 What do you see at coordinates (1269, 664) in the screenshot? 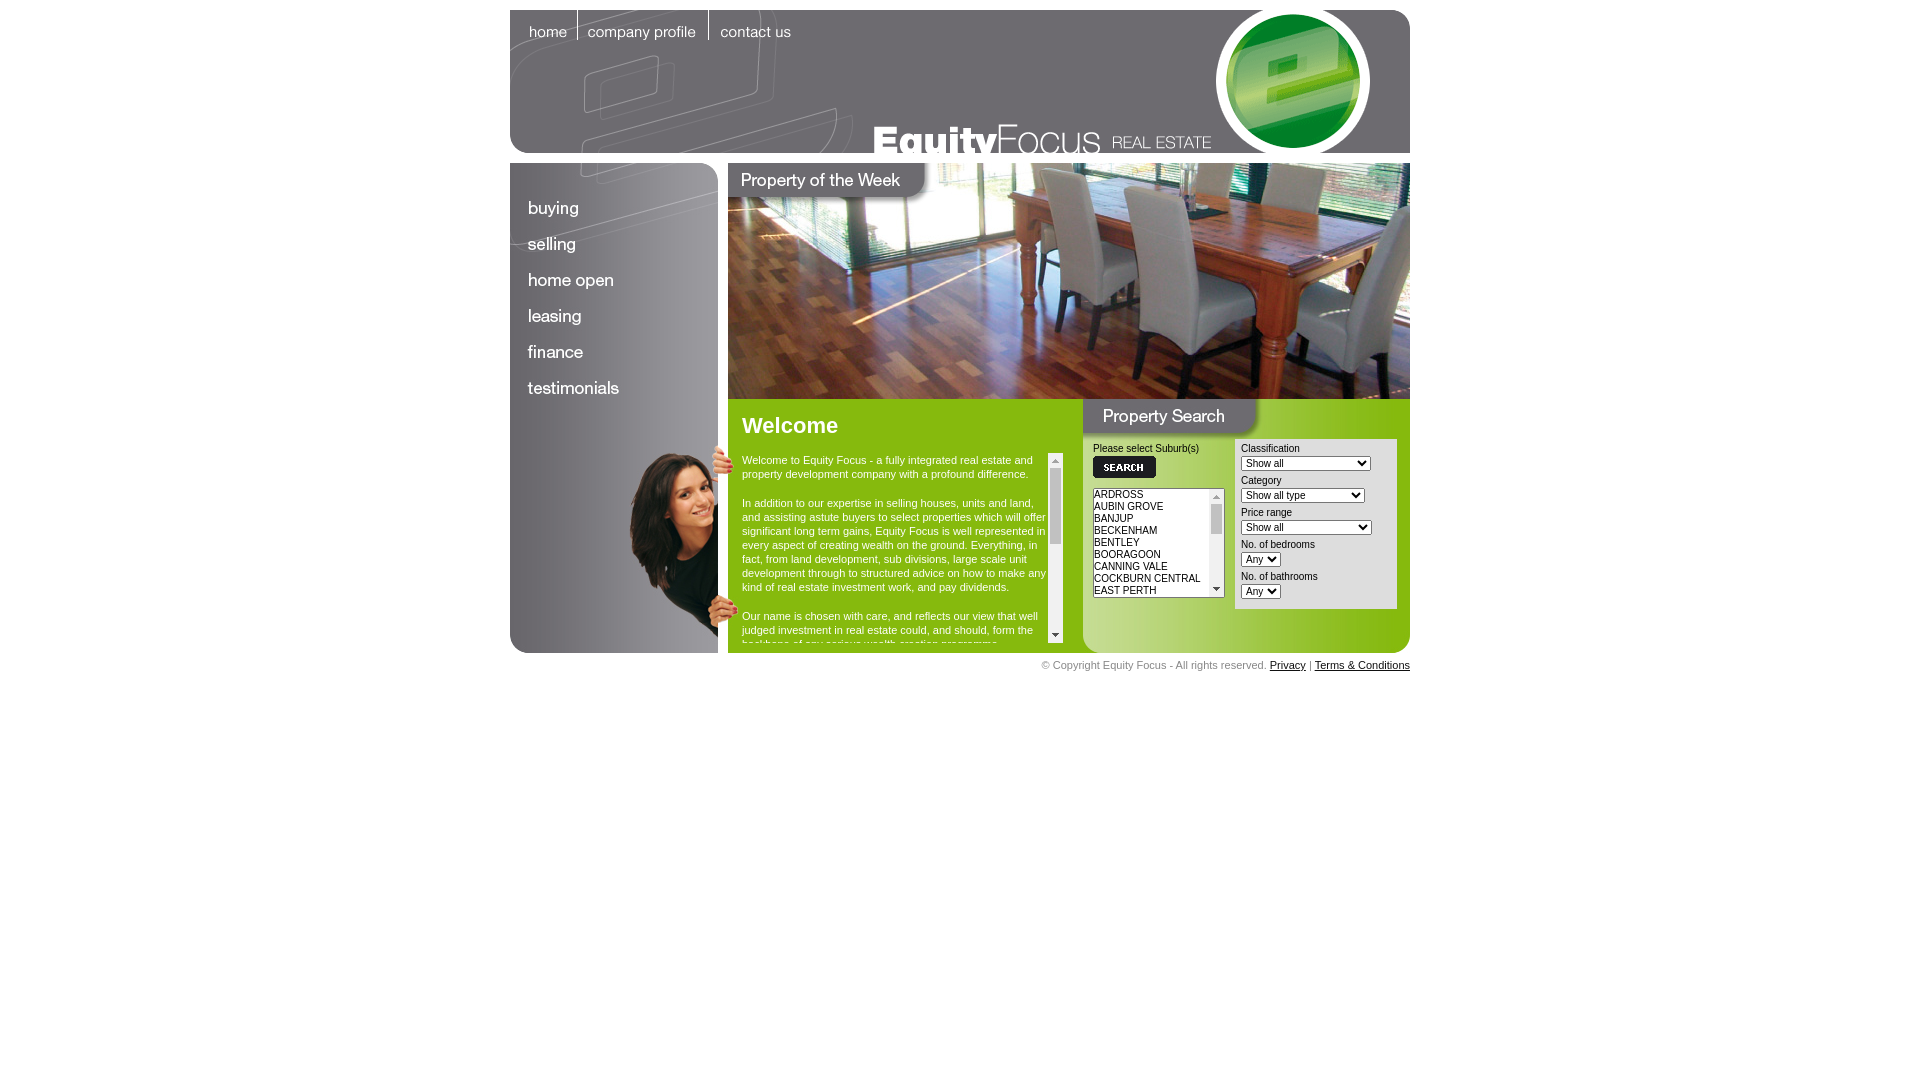
I see `'Privacy'` at bounding box center [1269, 664].